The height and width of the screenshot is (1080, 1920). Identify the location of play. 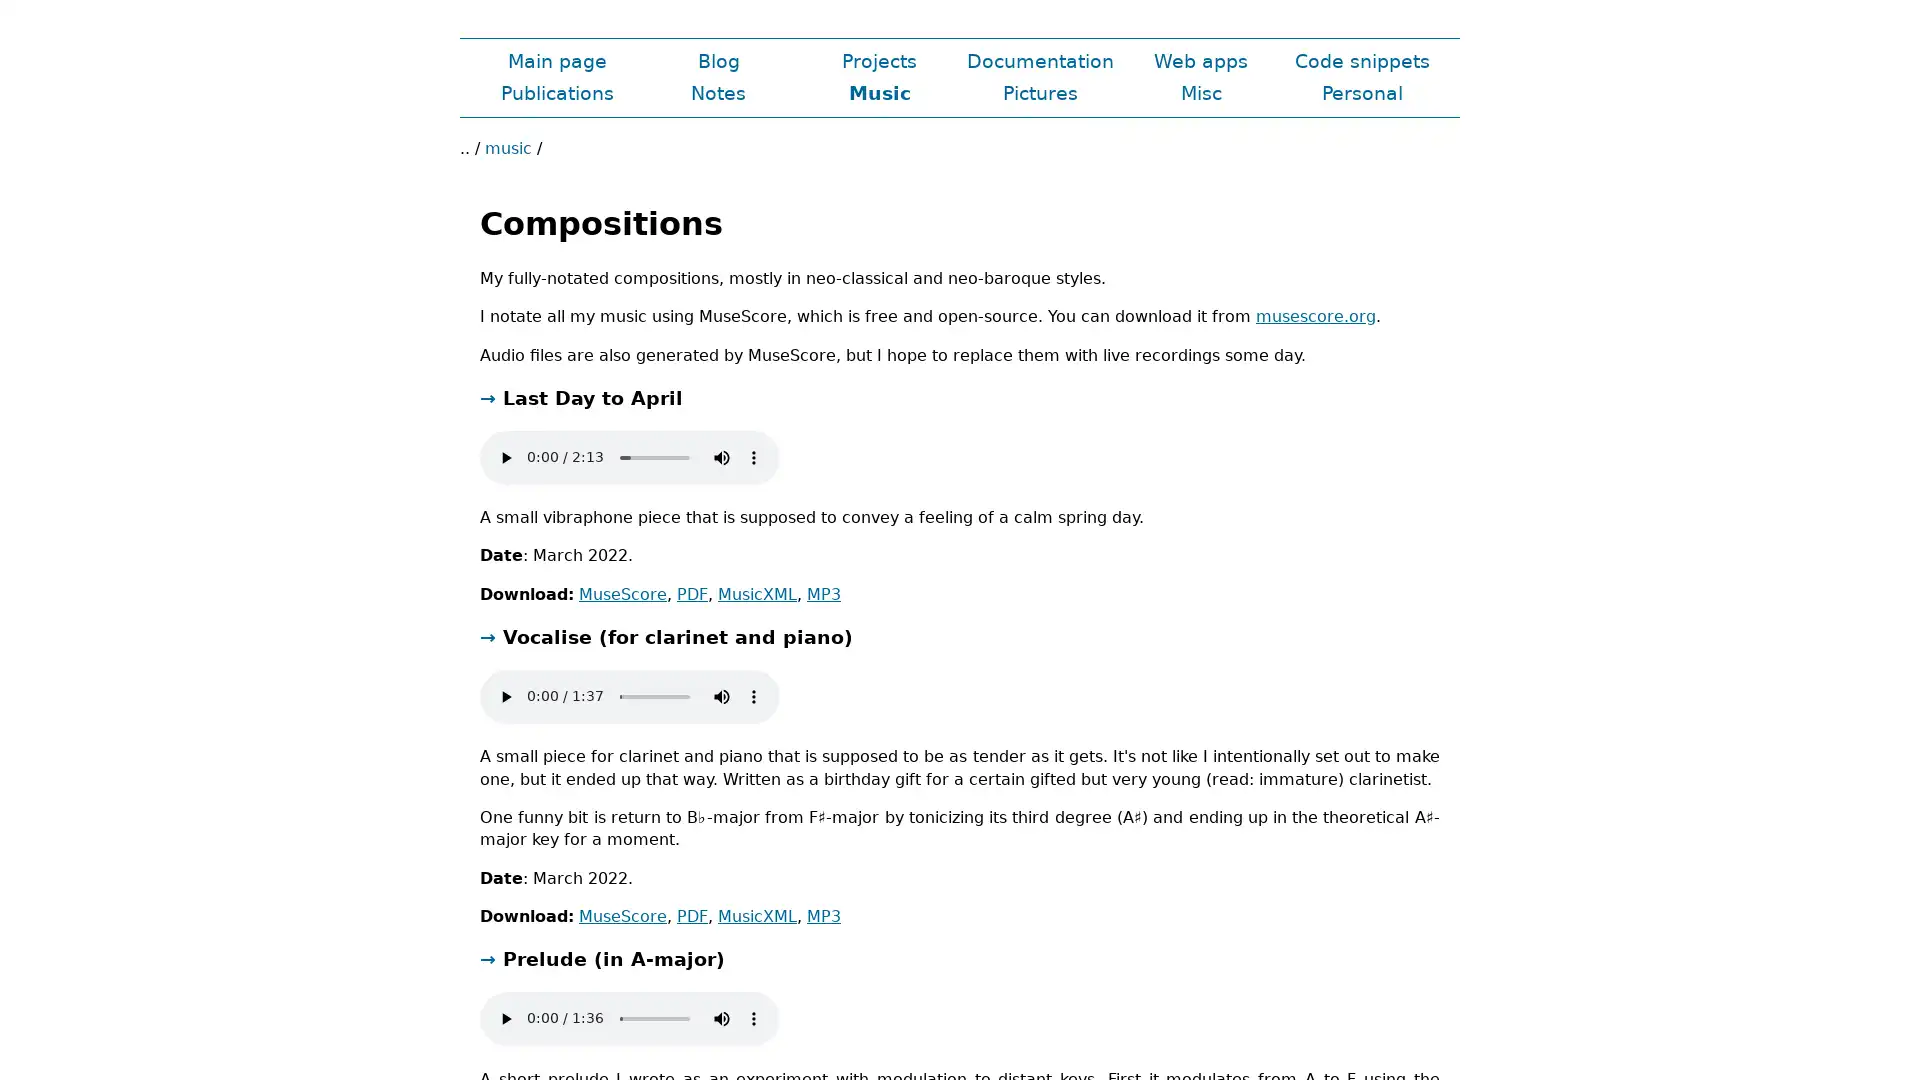
(505, 694).